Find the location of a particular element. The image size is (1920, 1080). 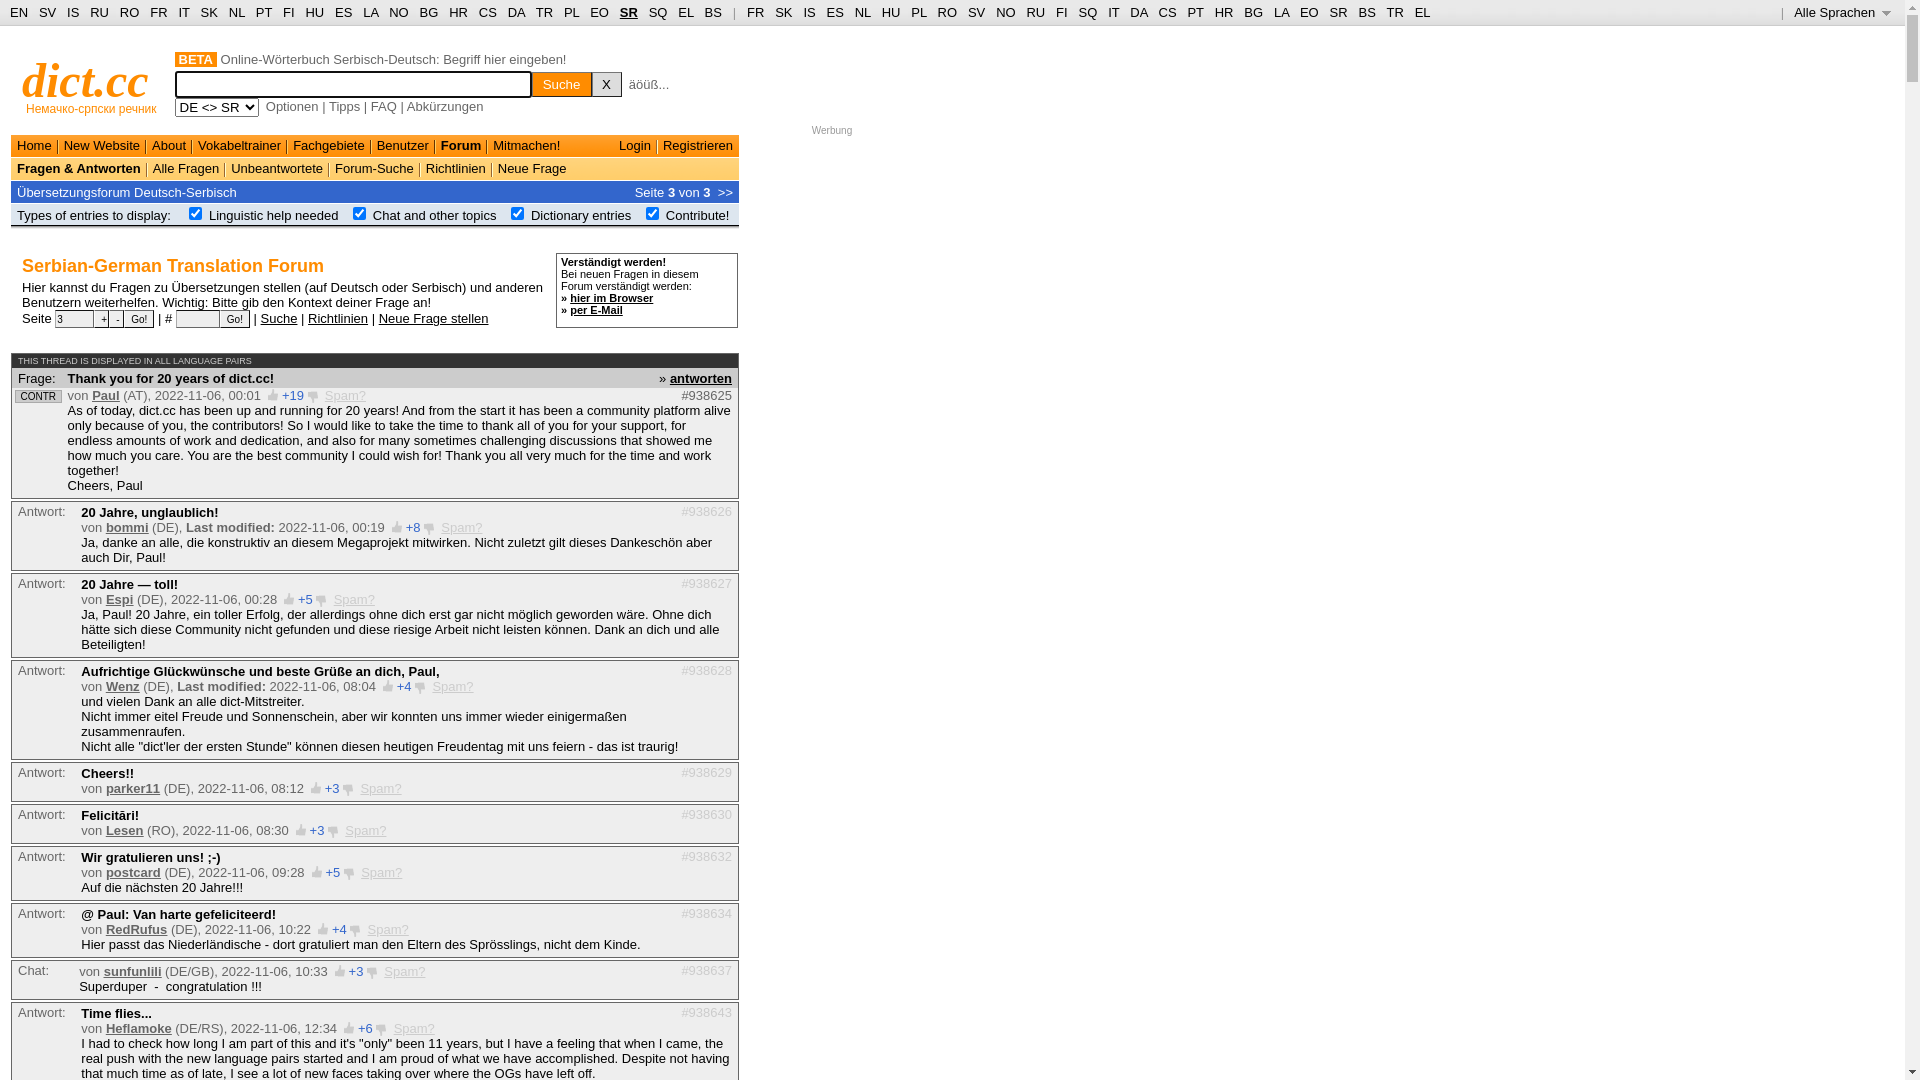

'EL' is located at coordinates (685, 12).